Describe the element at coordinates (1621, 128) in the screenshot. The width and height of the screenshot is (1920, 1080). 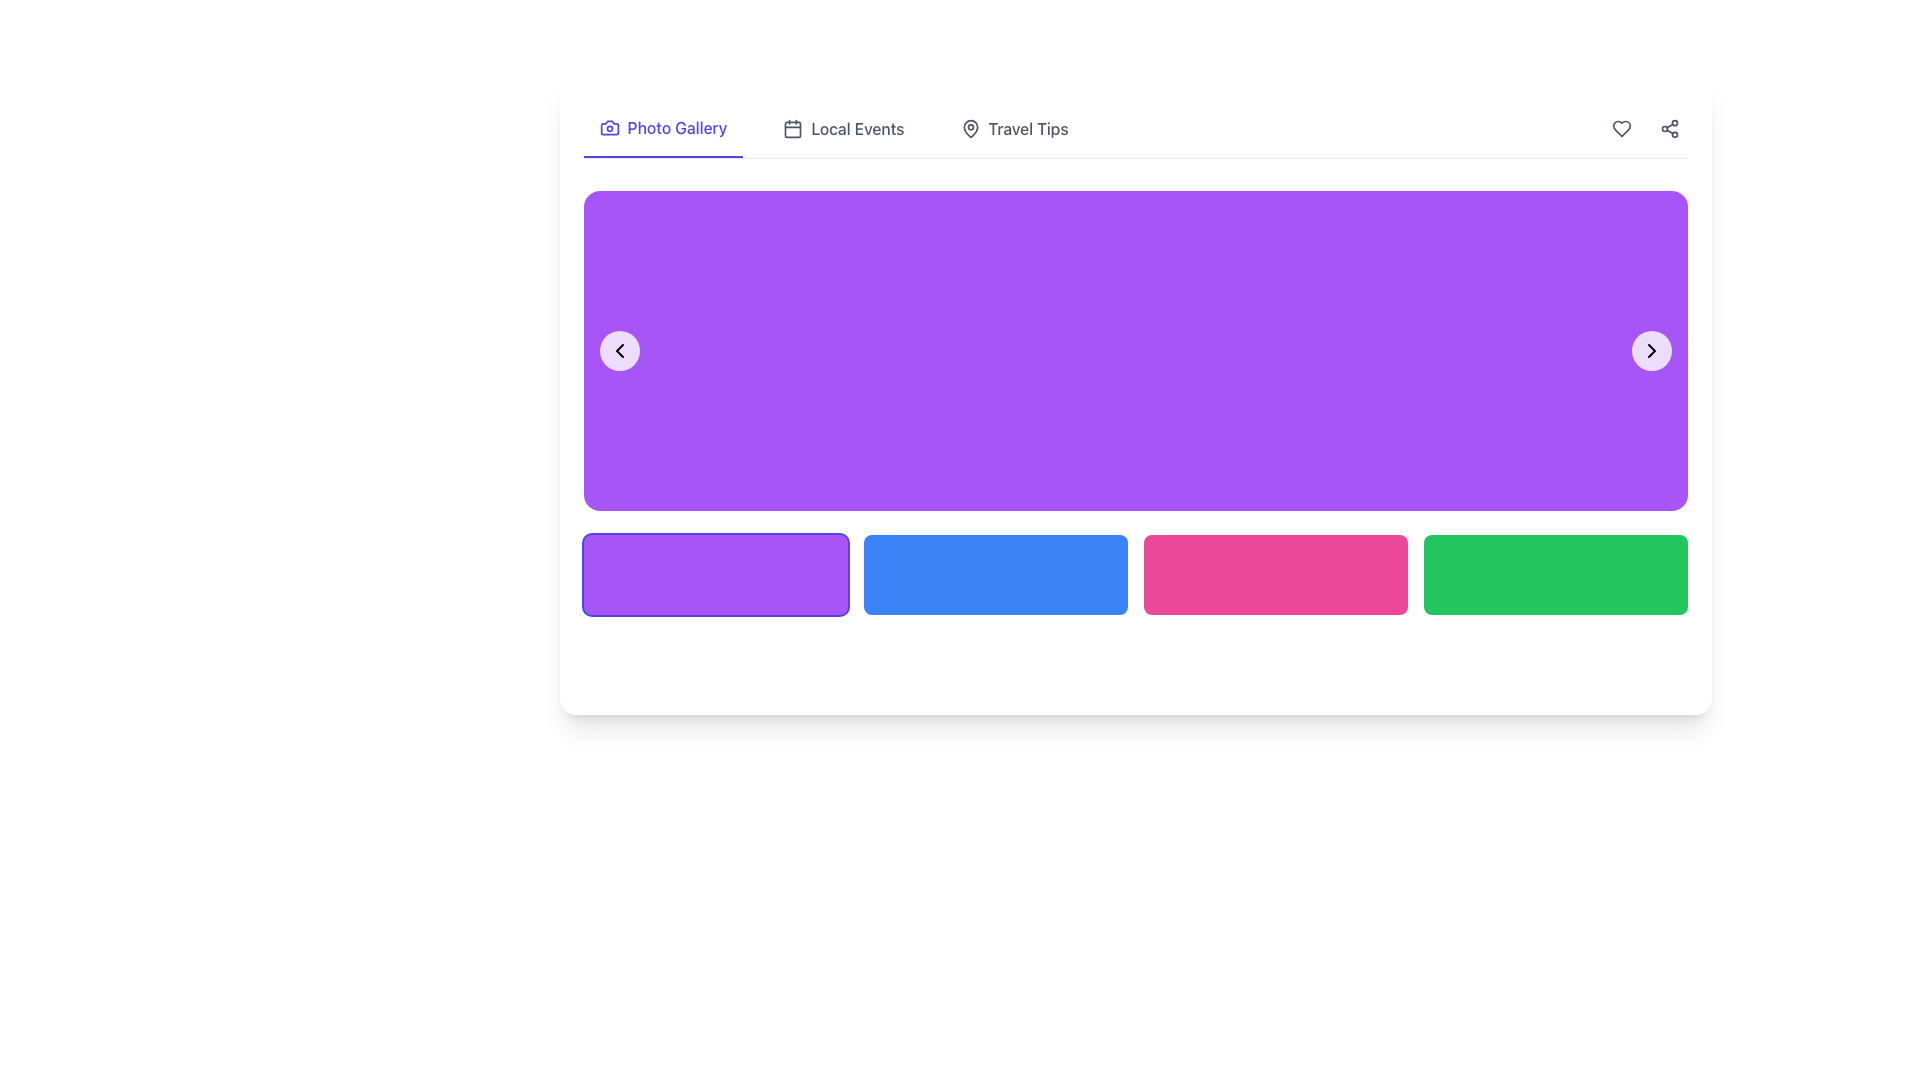
I see `the circular button with a heart icon located in the top-right corner of the interface` at that location.